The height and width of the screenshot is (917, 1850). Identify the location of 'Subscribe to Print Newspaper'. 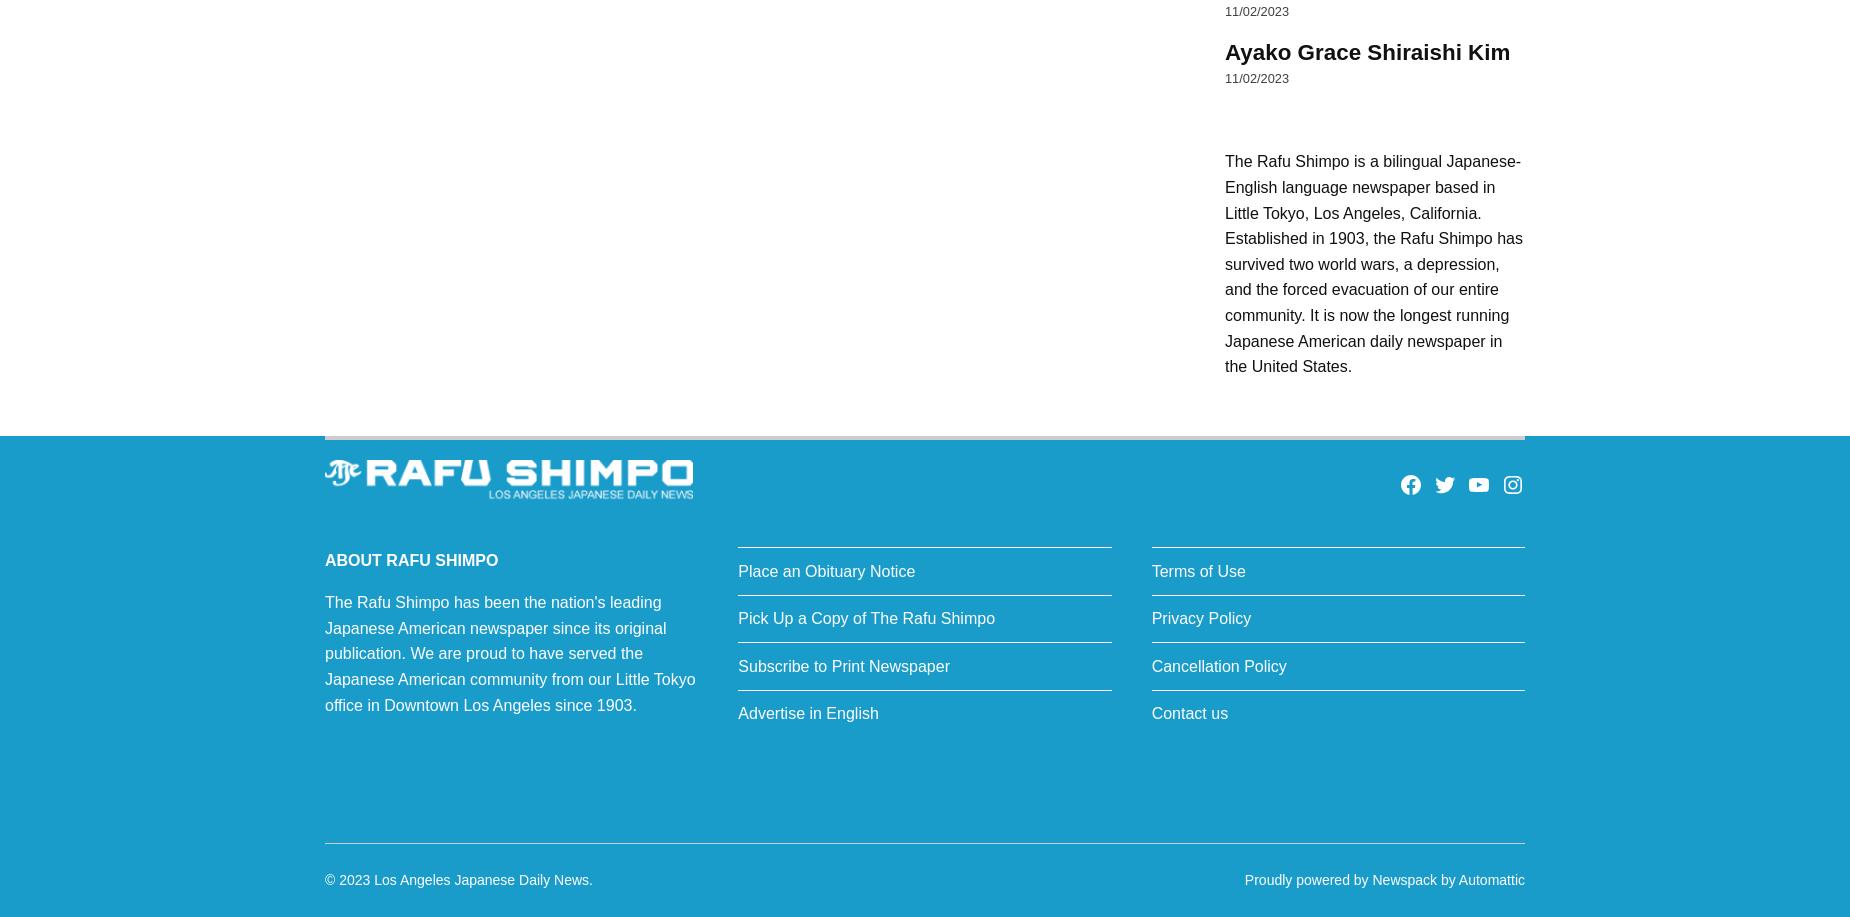
(843, 665).